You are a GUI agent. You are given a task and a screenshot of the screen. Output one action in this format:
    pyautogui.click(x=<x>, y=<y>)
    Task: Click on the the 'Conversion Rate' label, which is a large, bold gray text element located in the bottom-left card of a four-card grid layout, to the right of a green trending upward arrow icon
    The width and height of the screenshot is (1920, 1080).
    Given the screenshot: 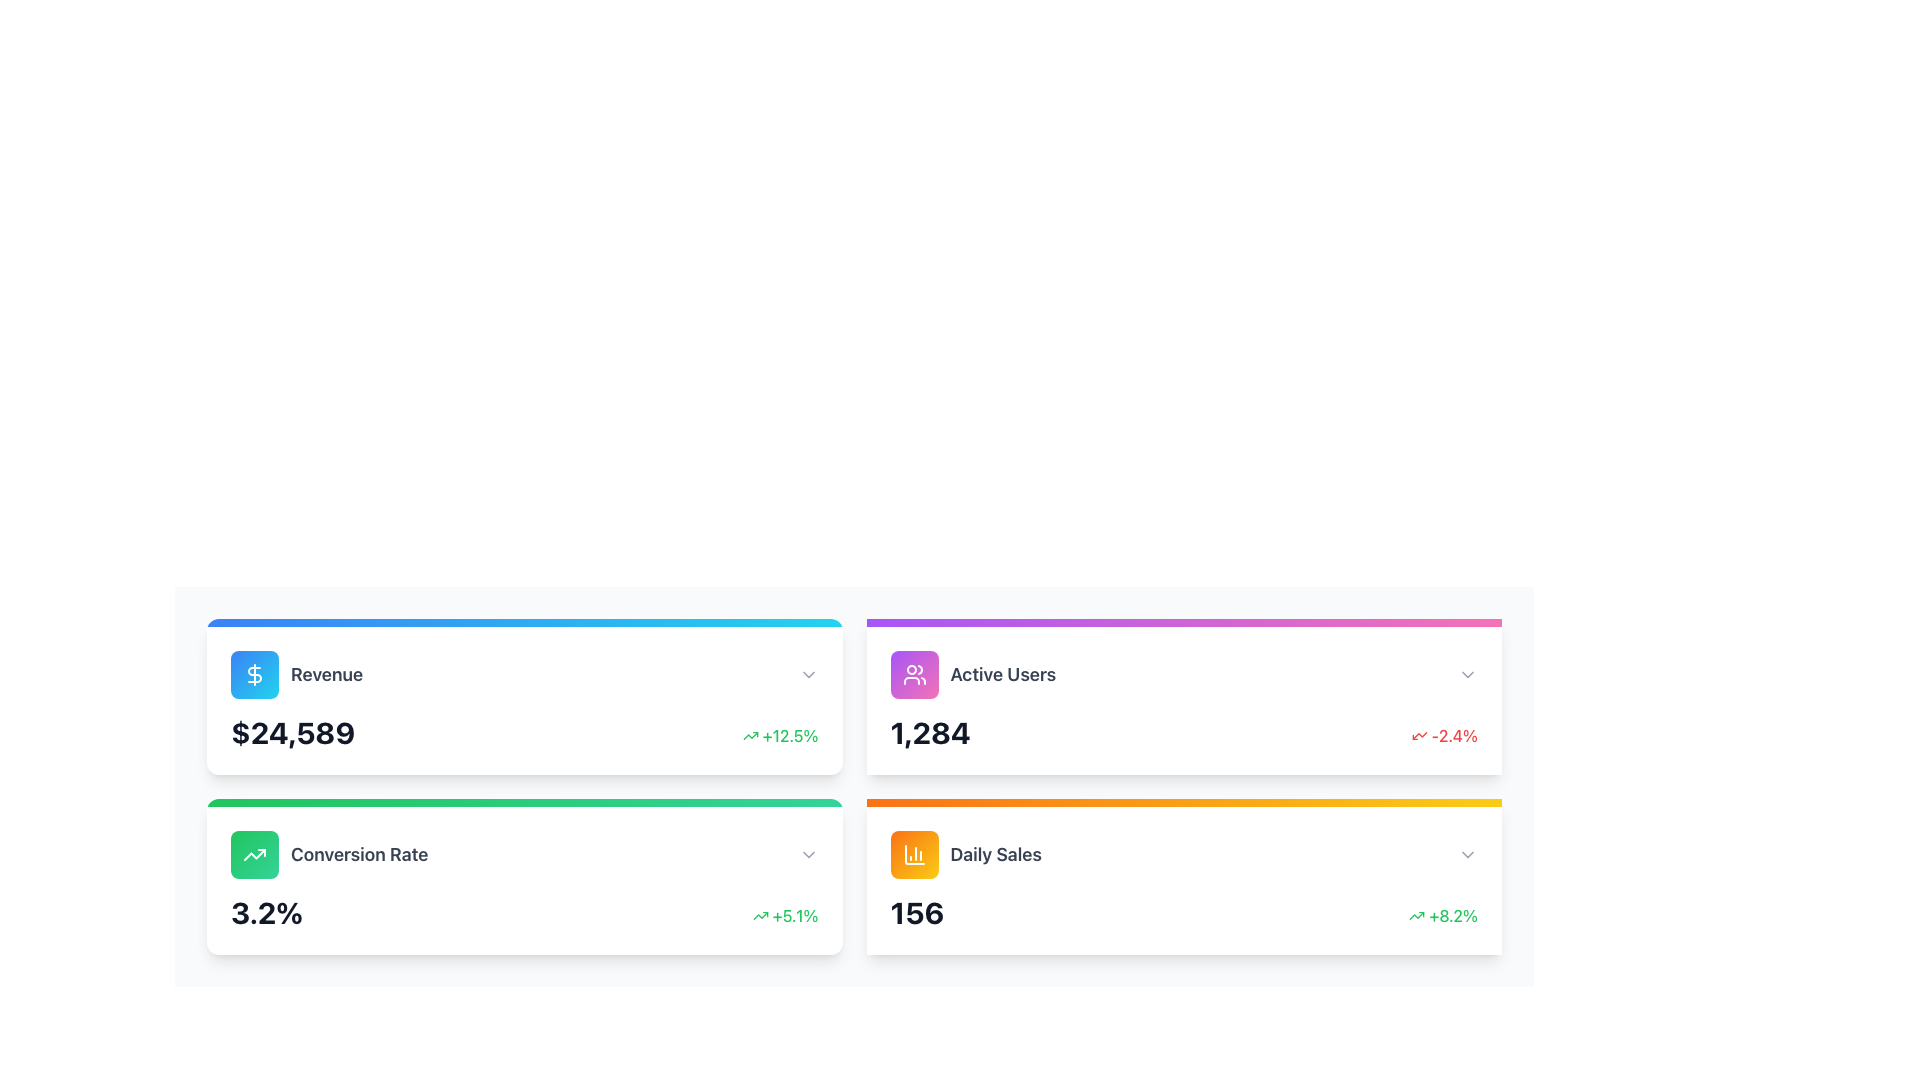 What is the action you would take?
    pyautogui.click(x=359, y=855)
    